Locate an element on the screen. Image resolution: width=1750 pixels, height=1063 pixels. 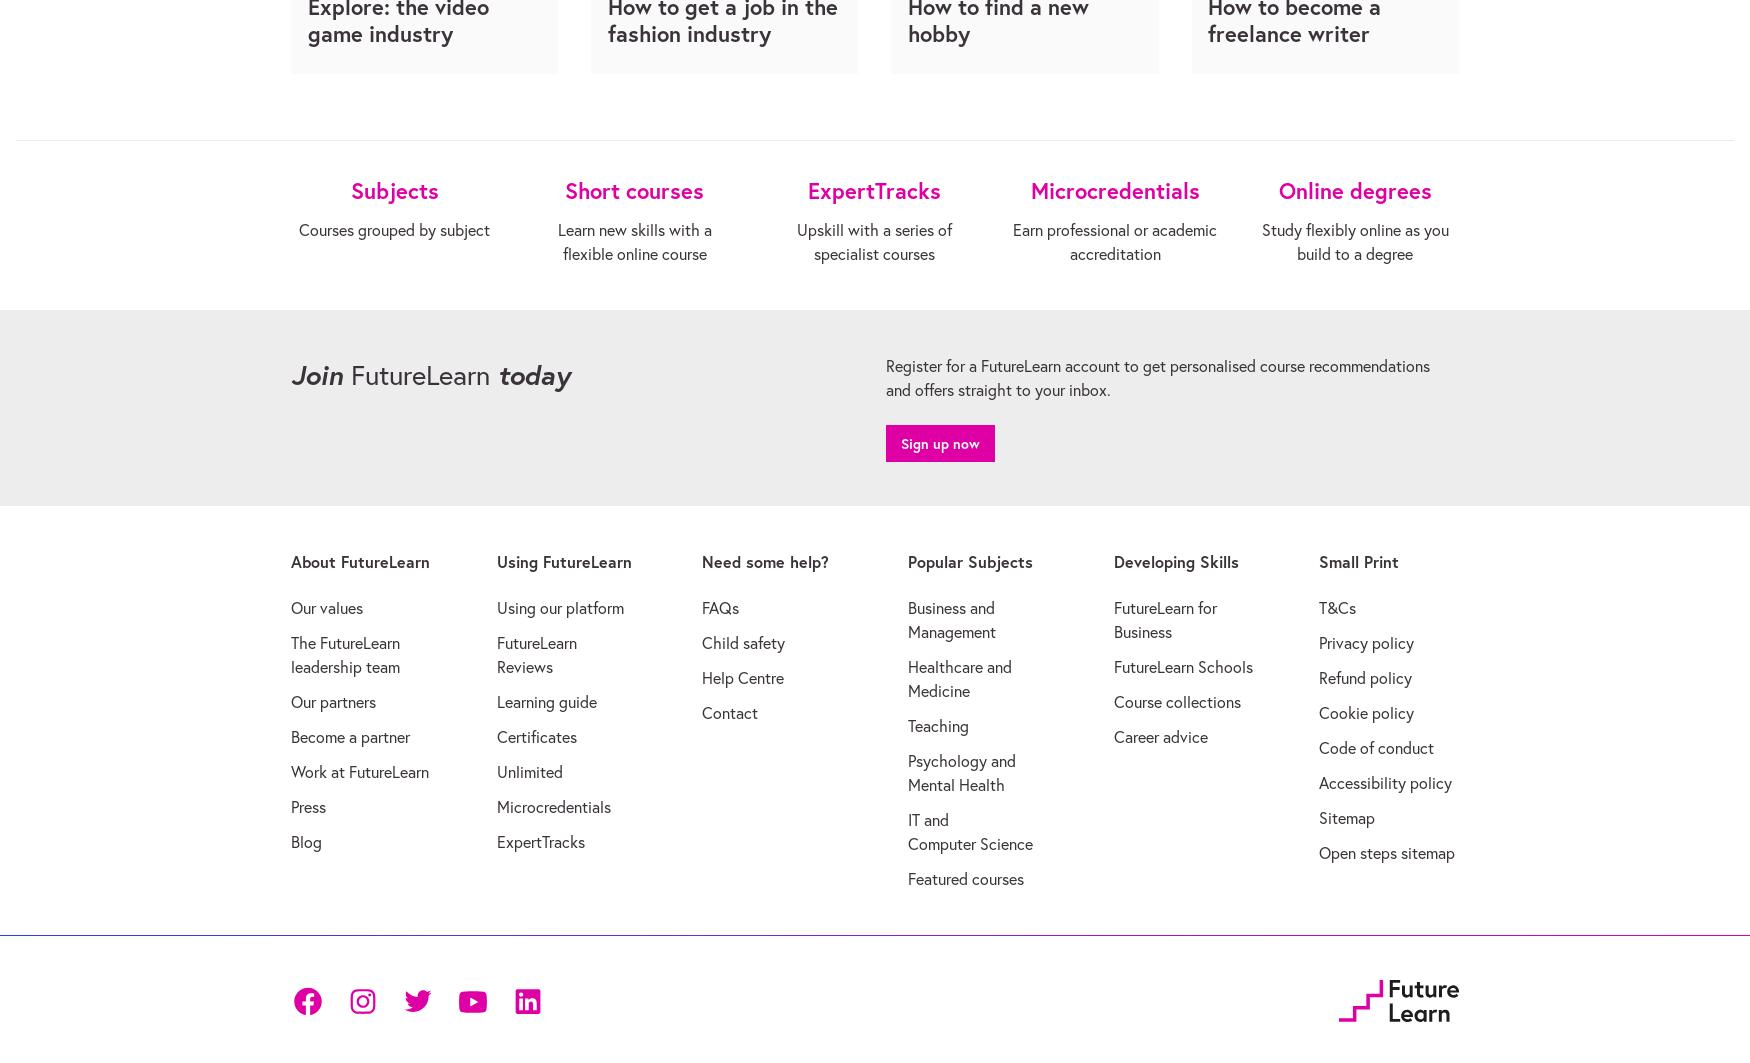
'Refund policy' is located at coordinates (1318, 676).